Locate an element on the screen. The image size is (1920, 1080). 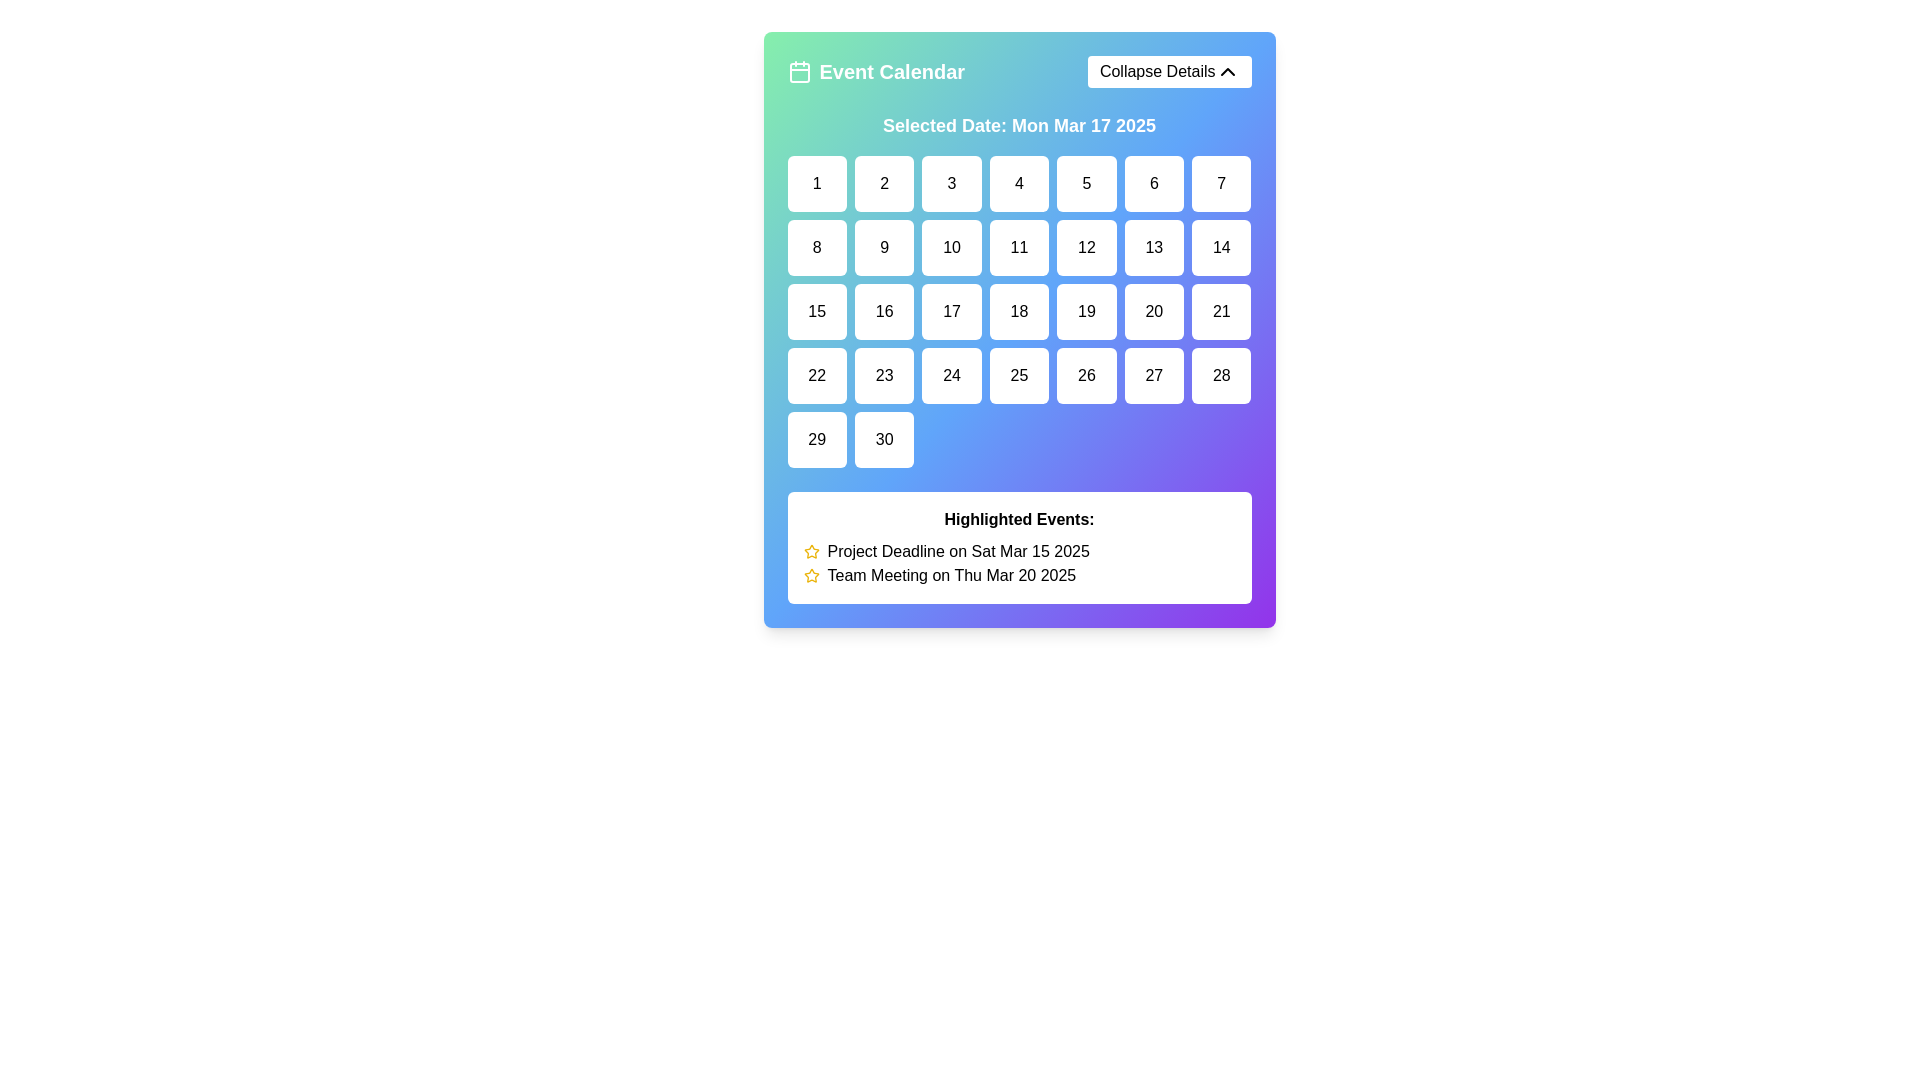
the square button with rounded corners labeled '4' is located at coordinates (1019, 184).